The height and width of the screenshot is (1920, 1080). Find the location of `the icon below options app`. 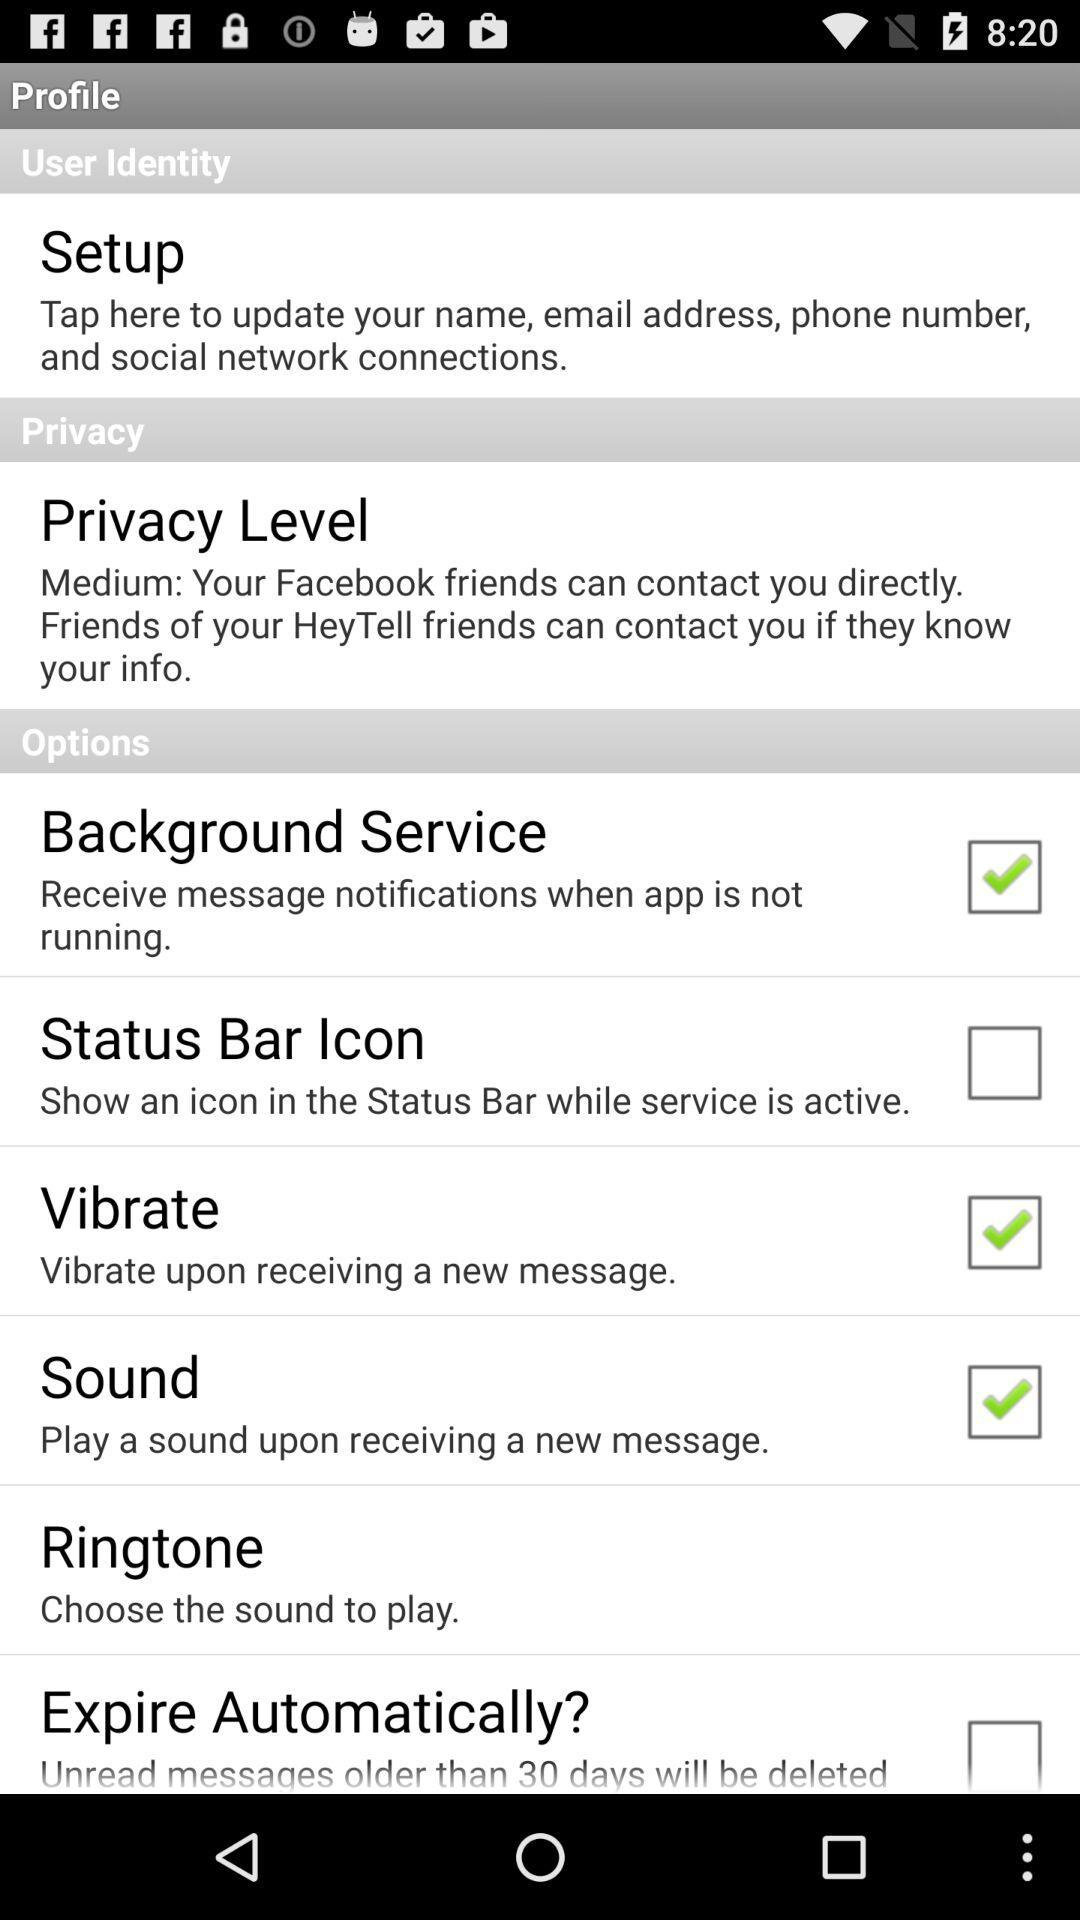

the icon below options app is located at coordinates (293, 829).